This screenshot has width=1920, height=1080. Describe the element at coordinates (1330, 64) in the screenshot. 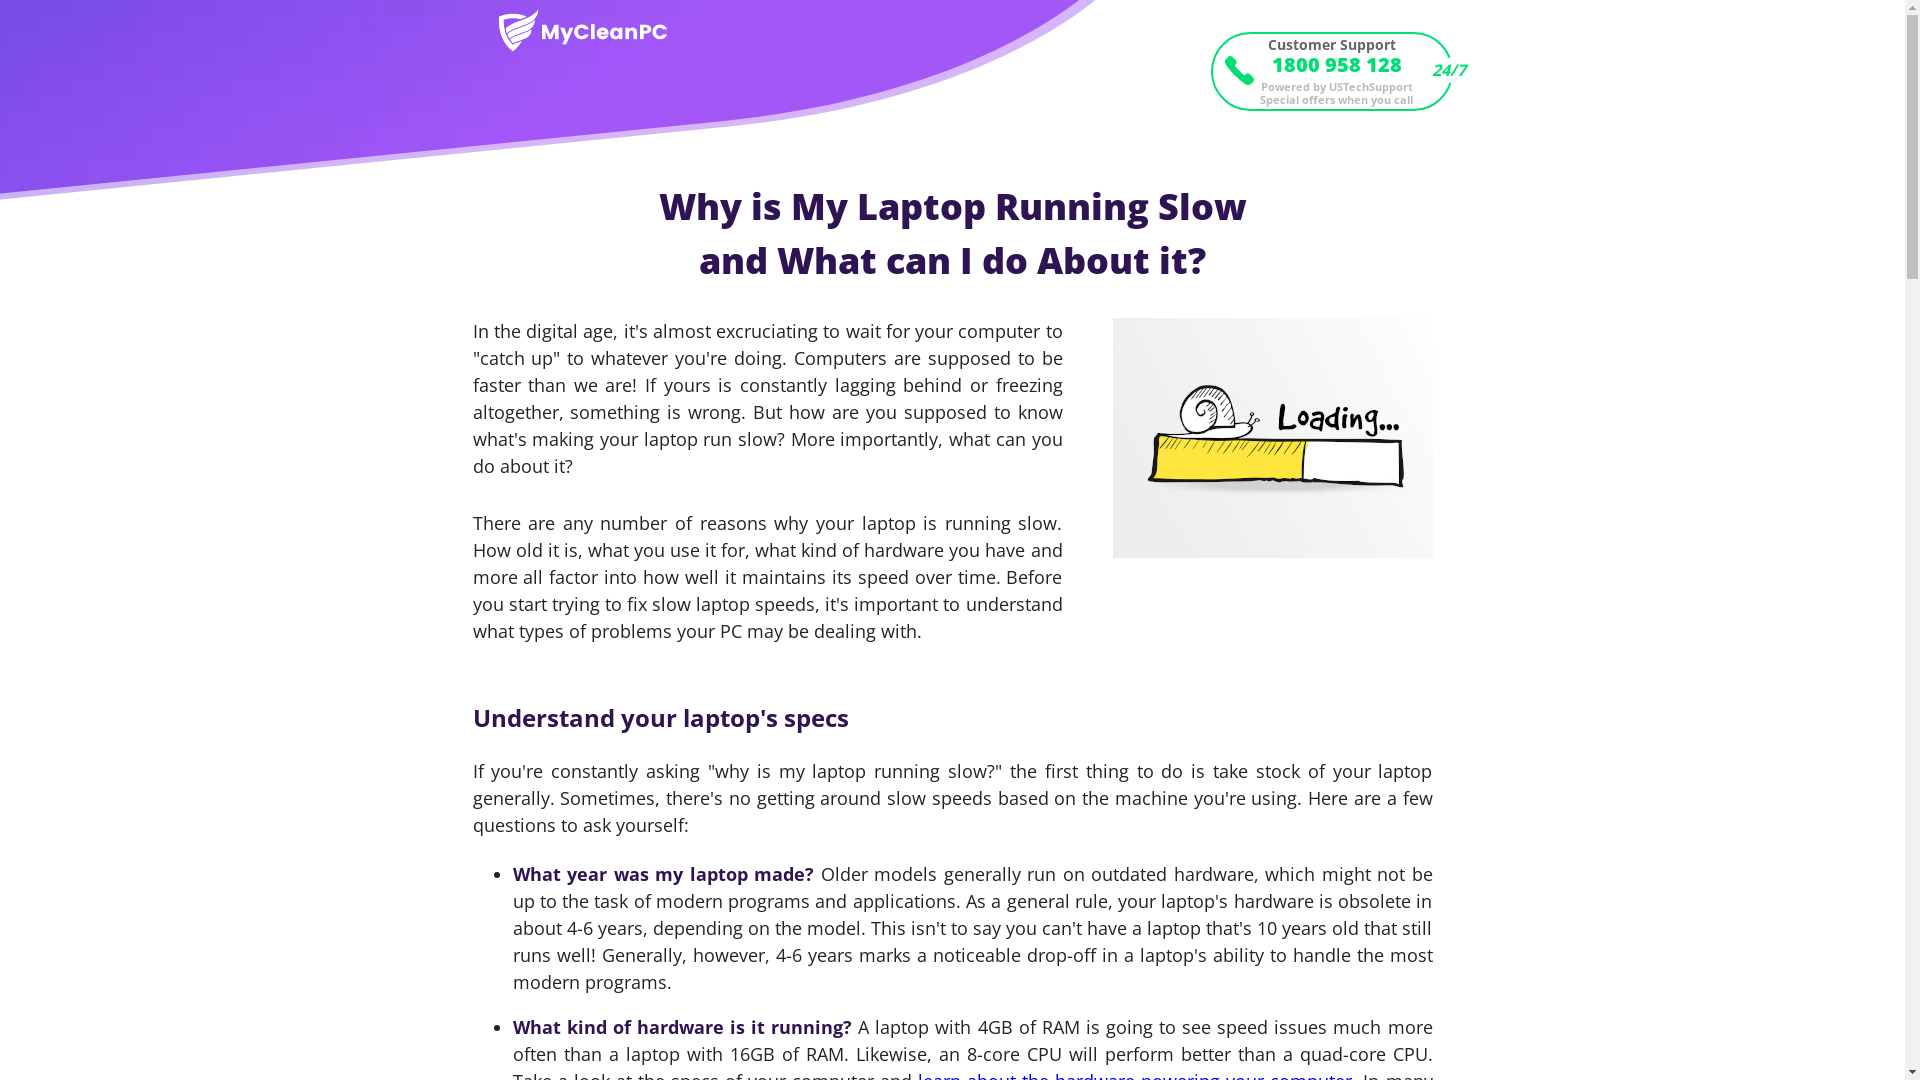

I see `'1800 958 128'` at that location.